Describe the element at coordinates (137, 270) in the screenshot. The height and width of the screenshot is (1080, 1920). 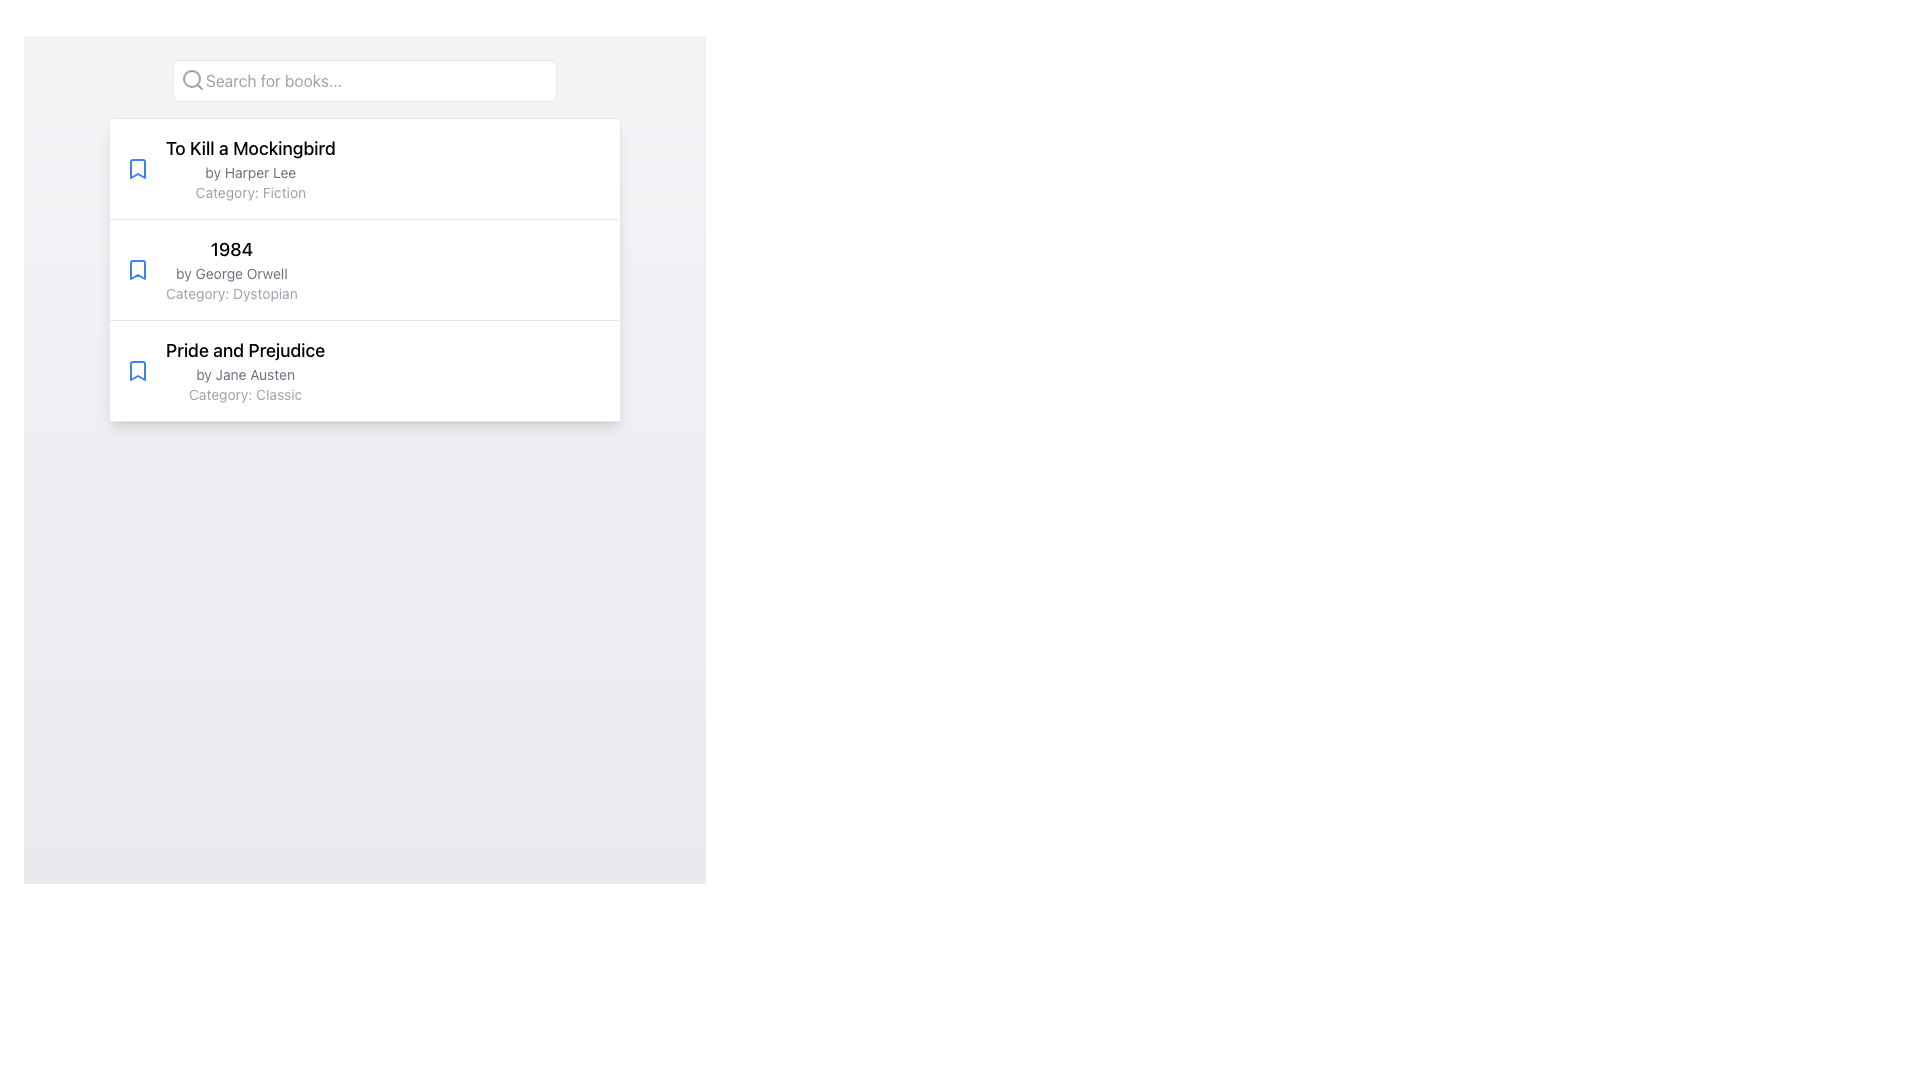
I see `the bookmark icon located in the leftmost portion of the second list item, aligned with the title '1984'` at that location.